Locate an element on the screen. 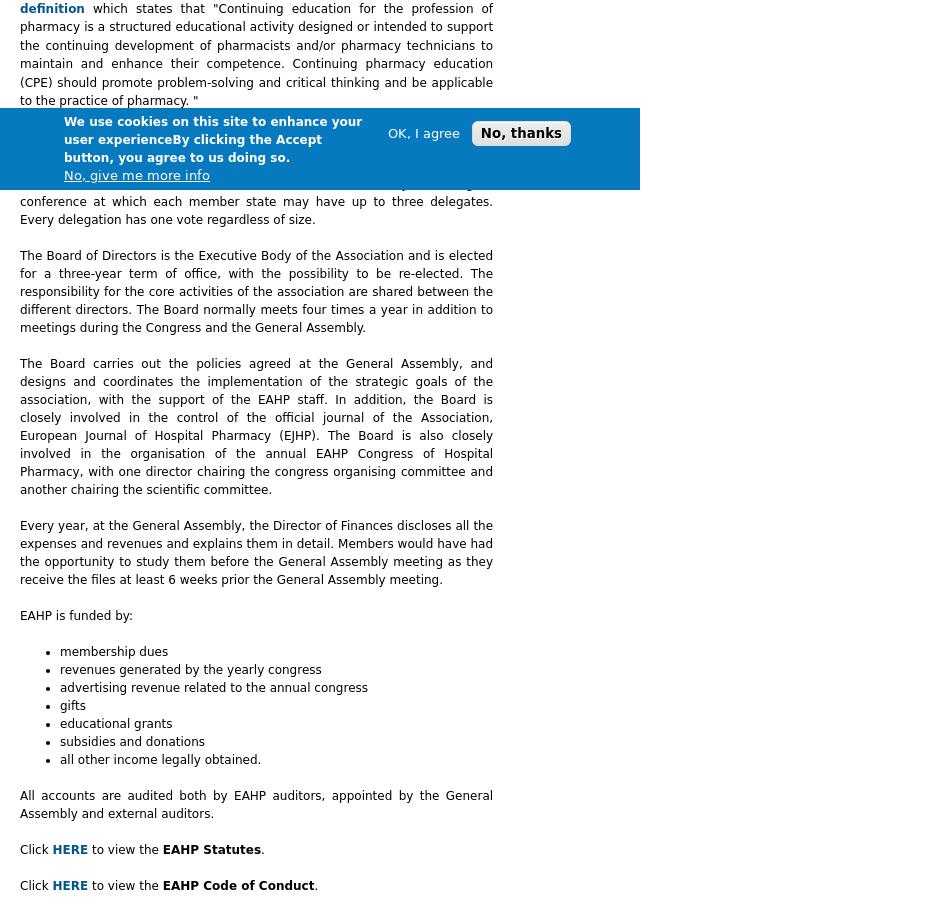  'educational grants' is located at coordinates (115, 723).